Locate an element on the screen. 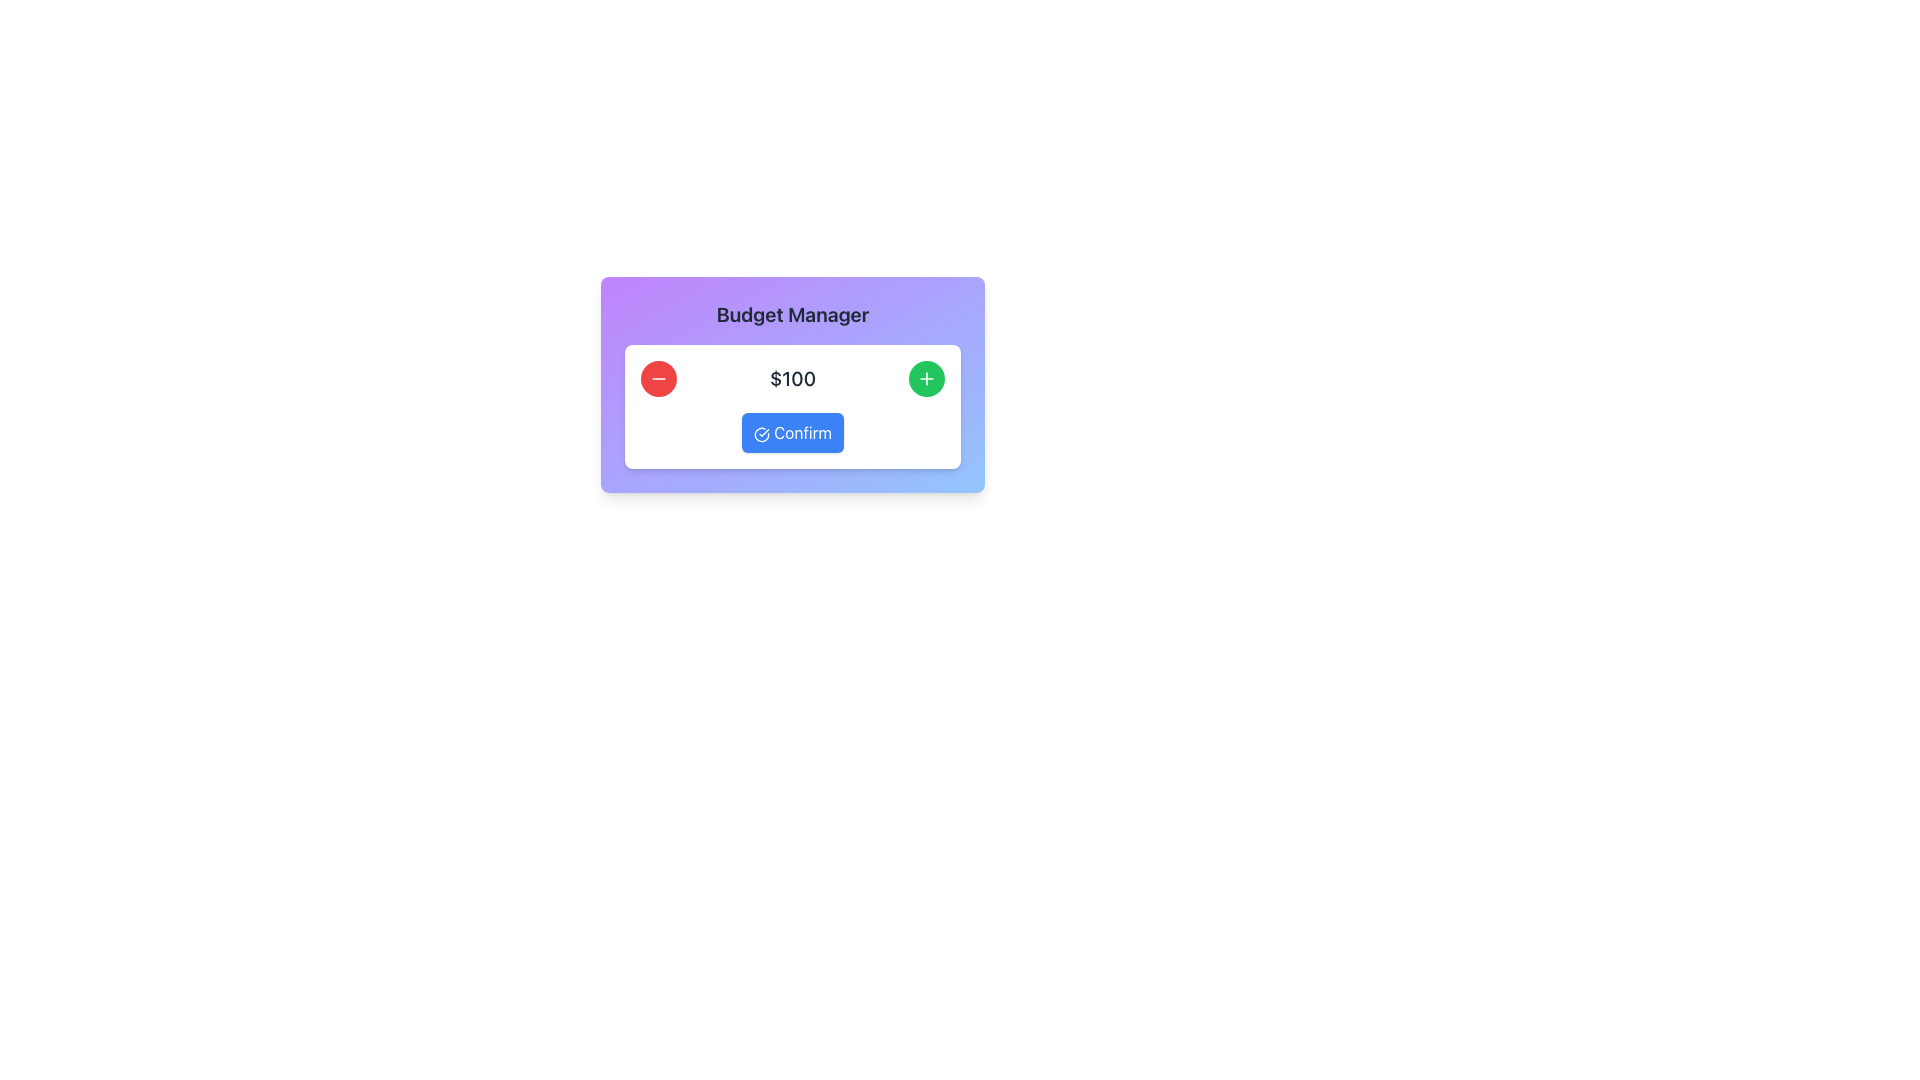 The height and width of the screenshot is (1080, 1920). the Text Display that shows the current monetary value, located between the red decrement button and the green increment button is located at coordinates (791, 378).